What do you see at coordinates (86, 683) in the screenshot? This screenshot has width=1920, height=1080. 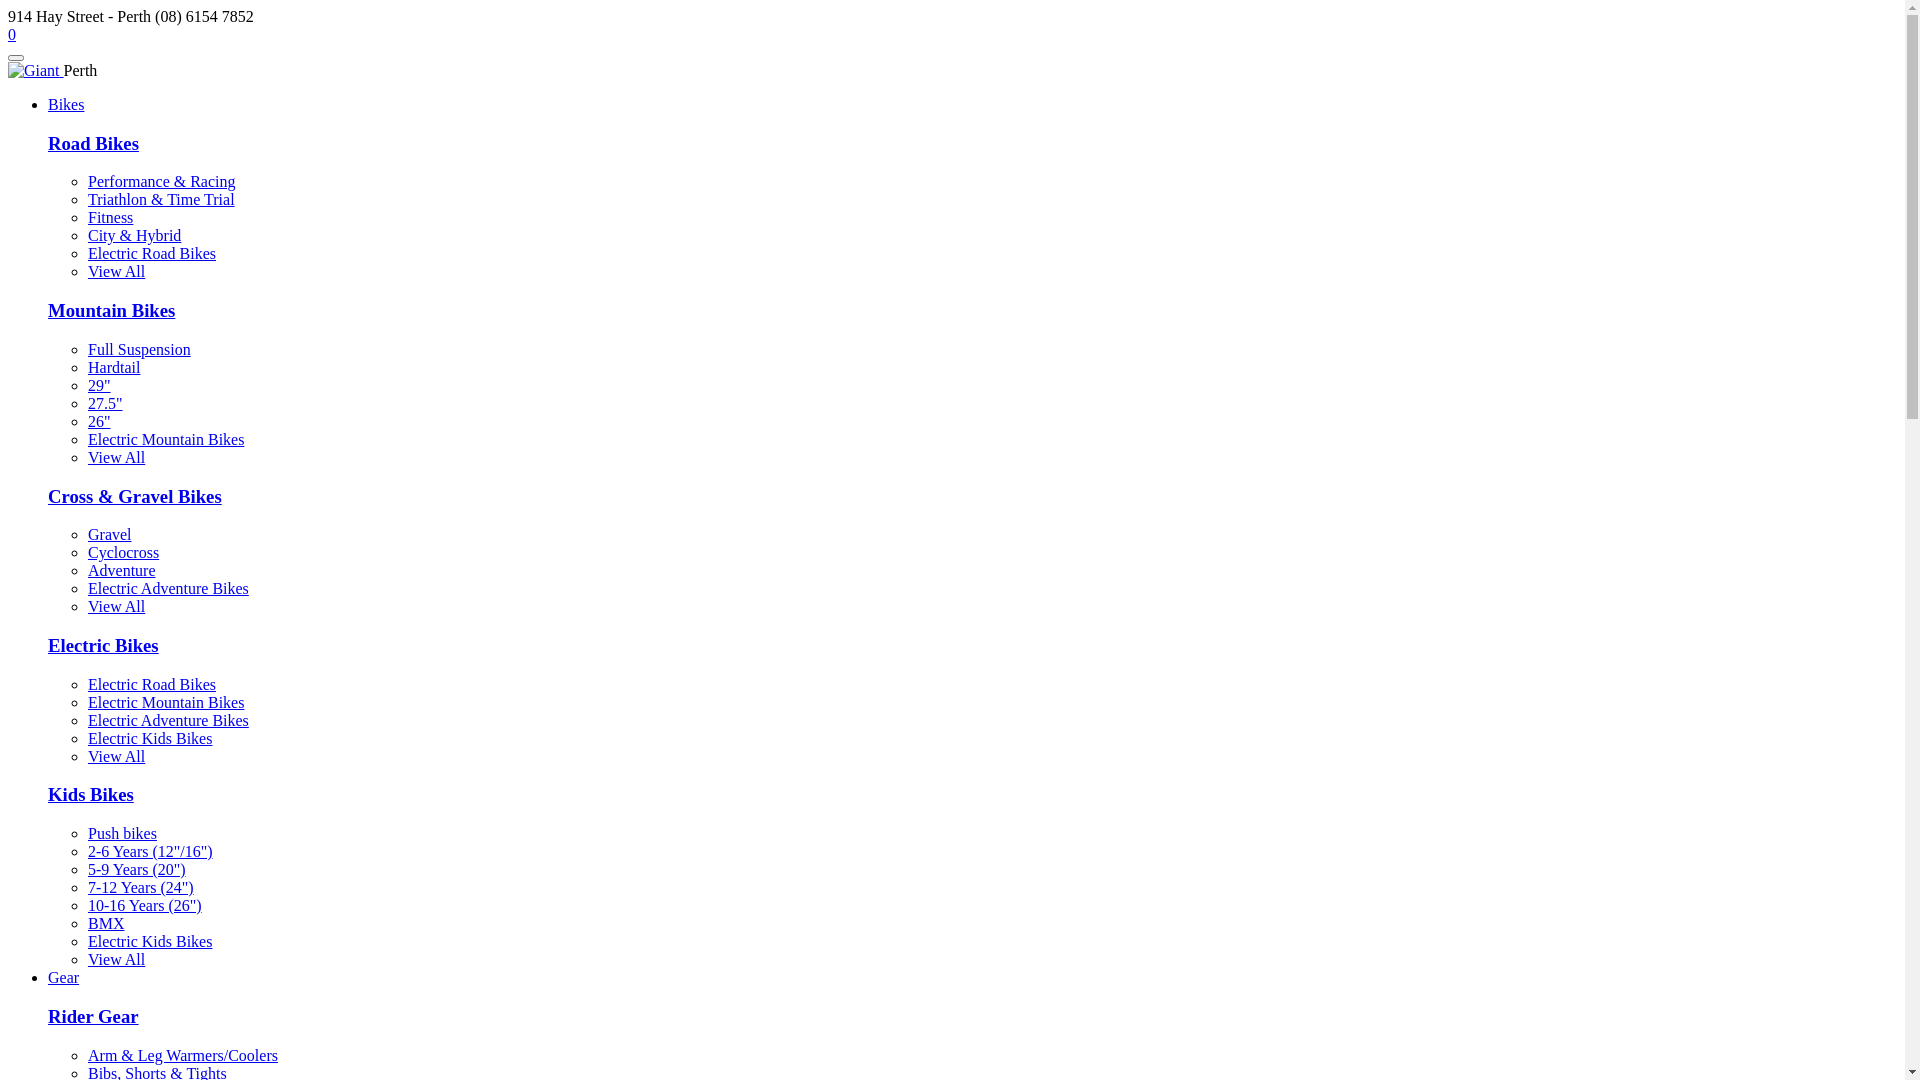 I see `'Electric Road Bikes'` at bounding box center [86, 683].